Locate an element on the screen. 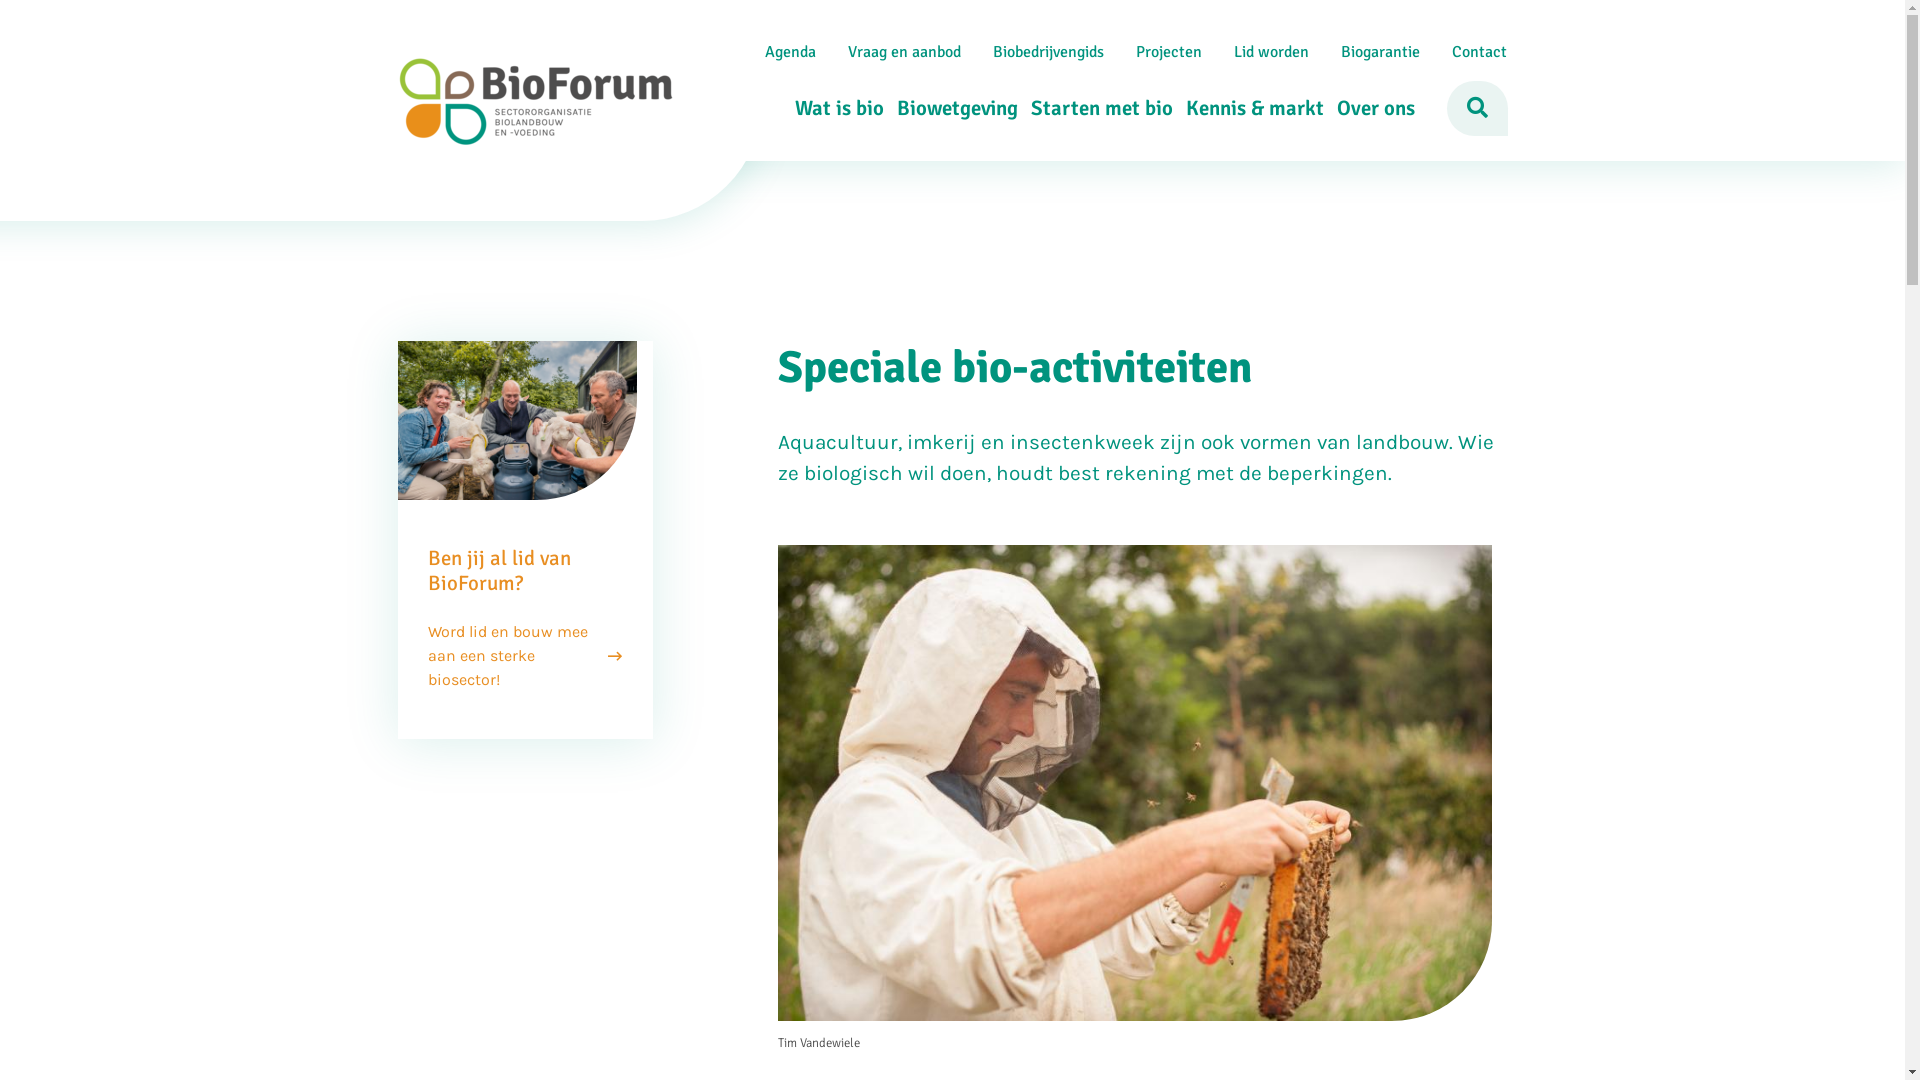 The image size is (1920, 1080). 'Biowetgeving' is located at coordinates (949, 108).